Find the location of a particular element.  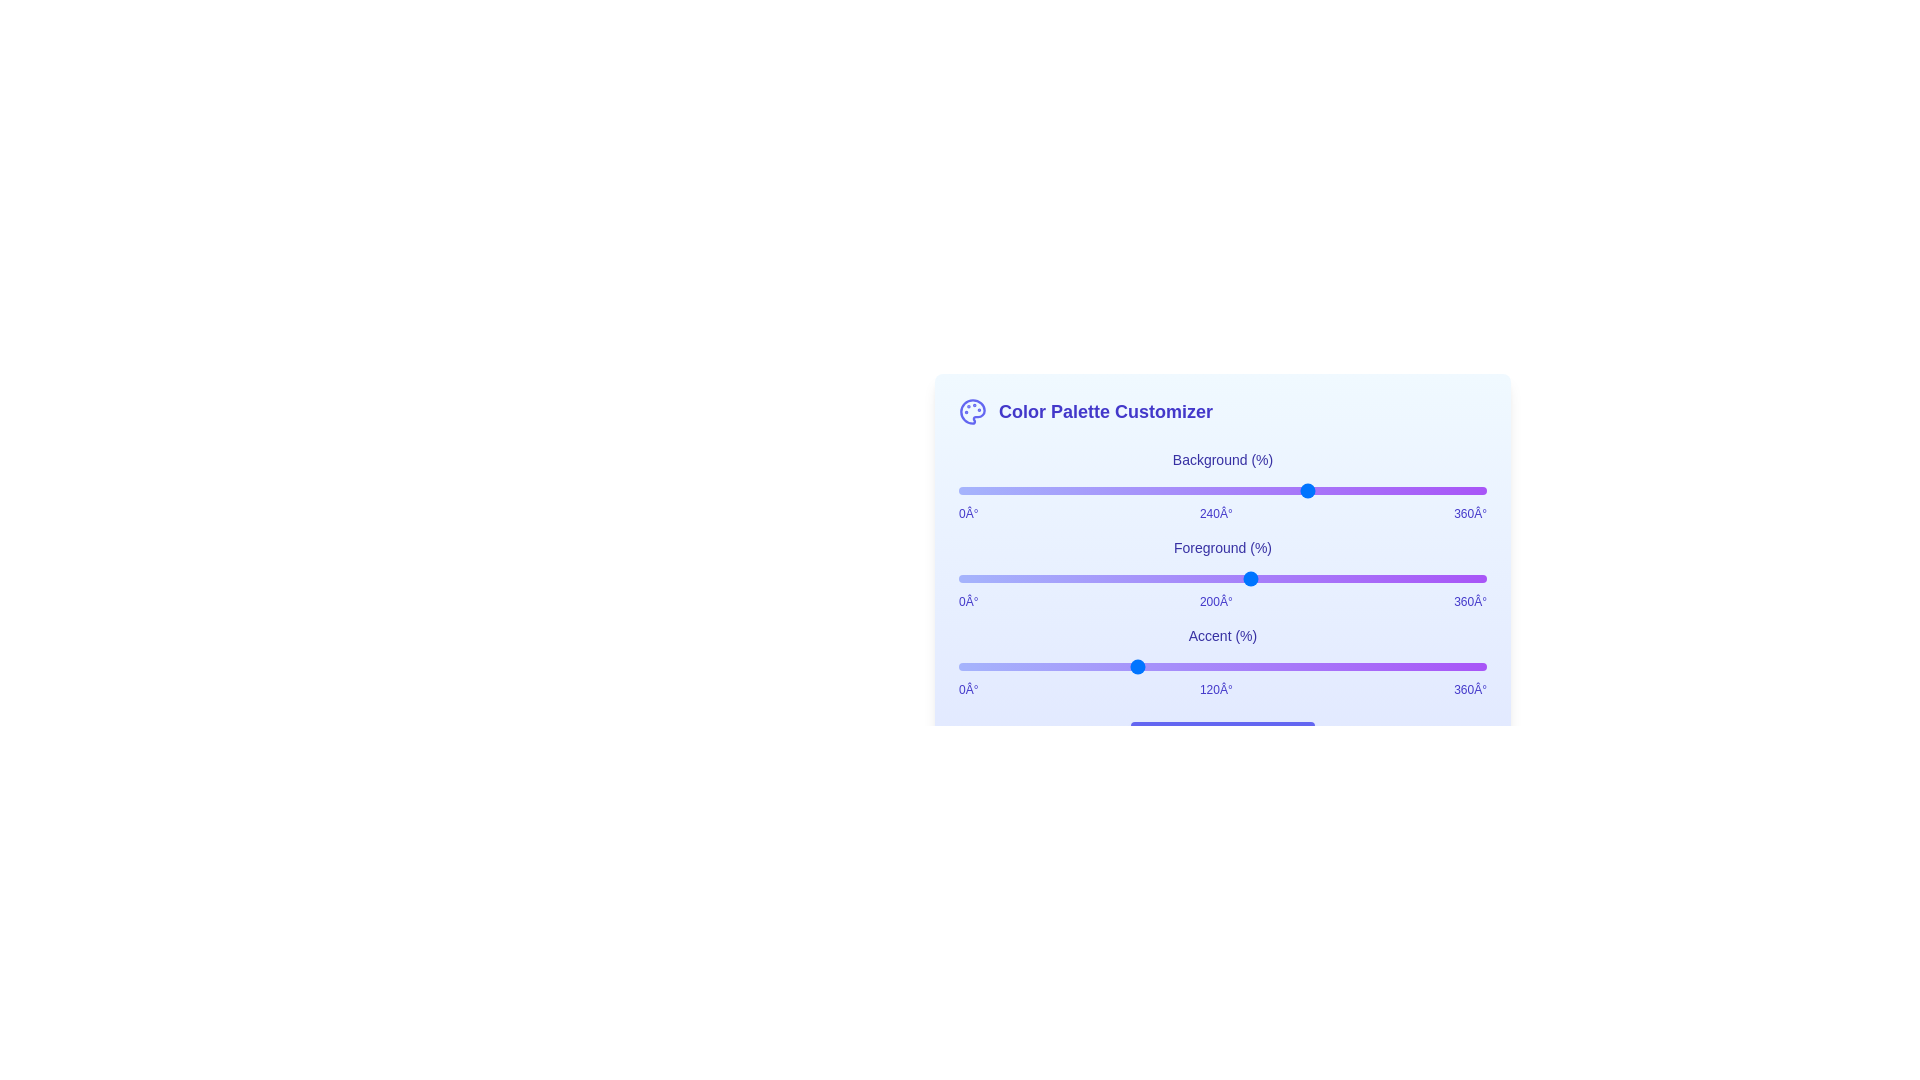

the Accent slider to set its hue to 9 degrees is located at coordinates (972, 667).